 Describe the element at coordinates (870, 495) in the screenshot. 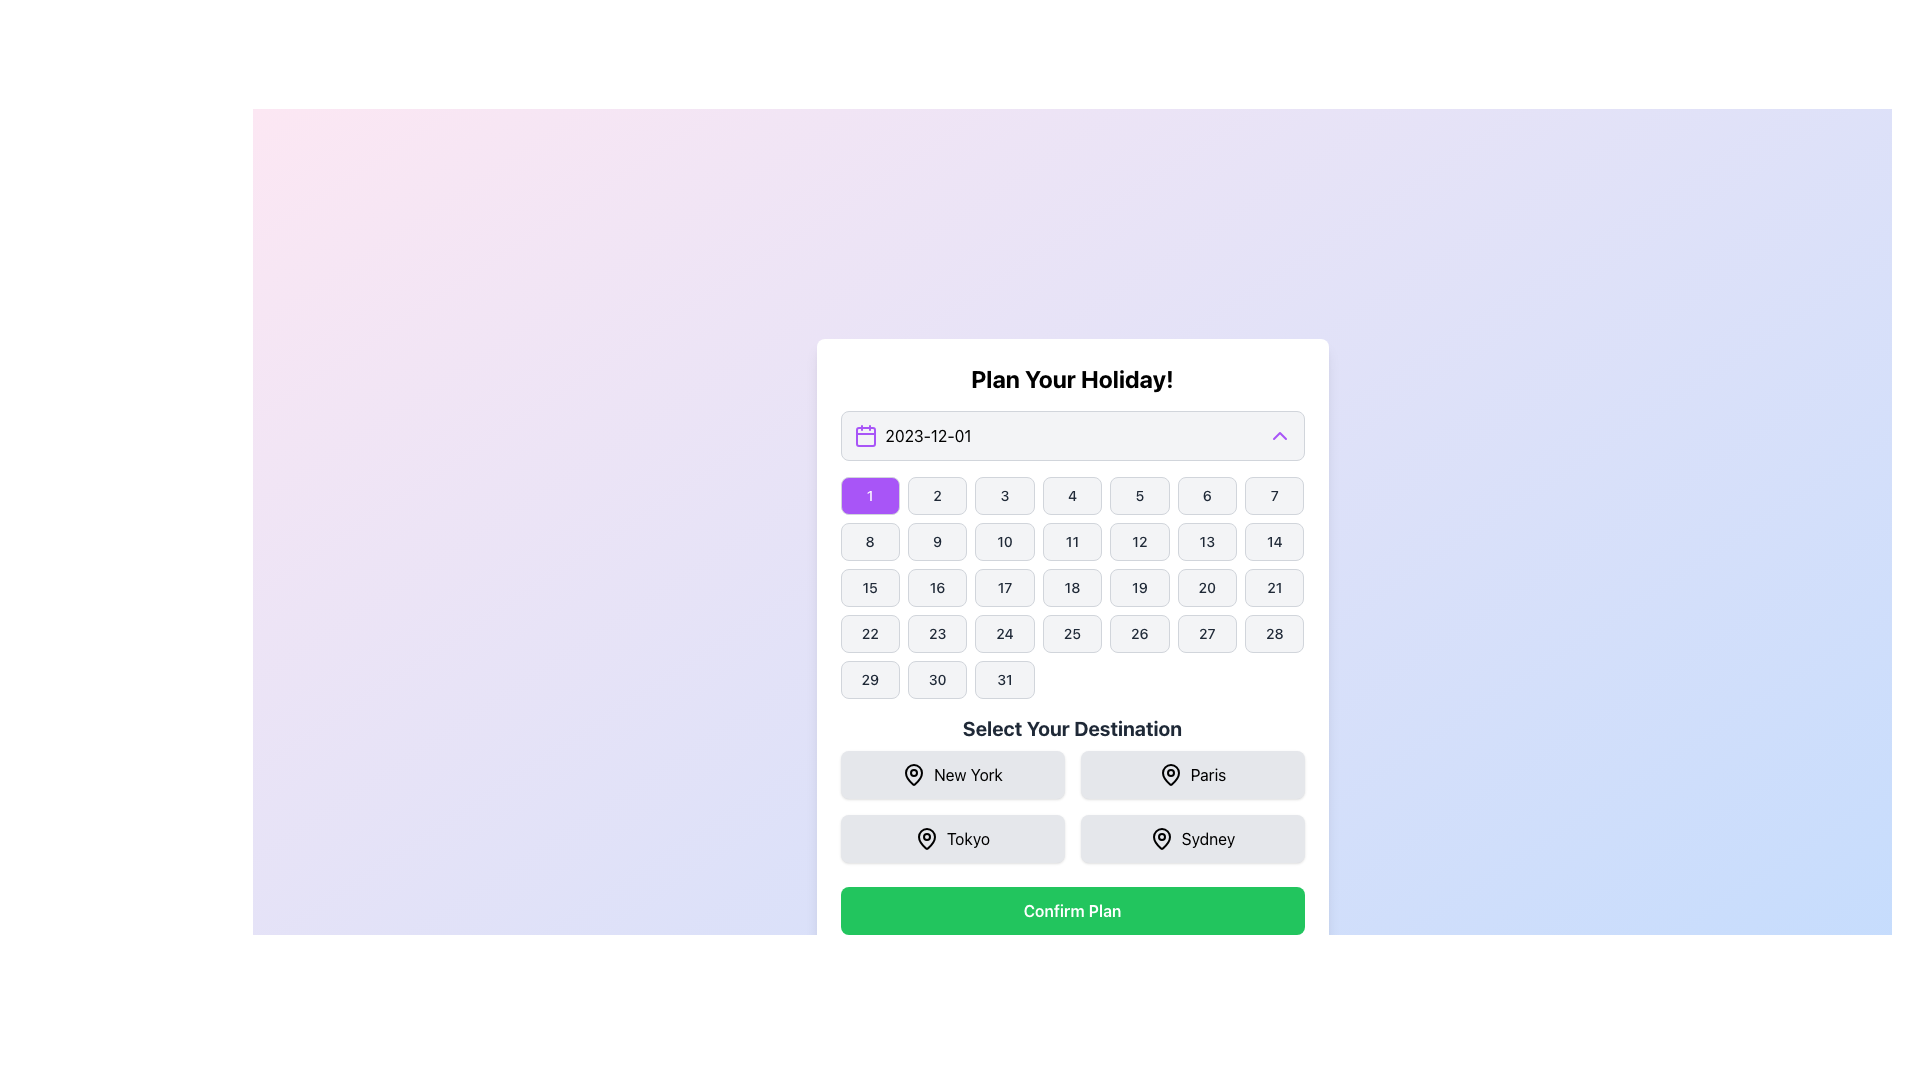

I see `the purple button with the numeral '1' in white text located in the top-left corner of the calendar grid` at that location.